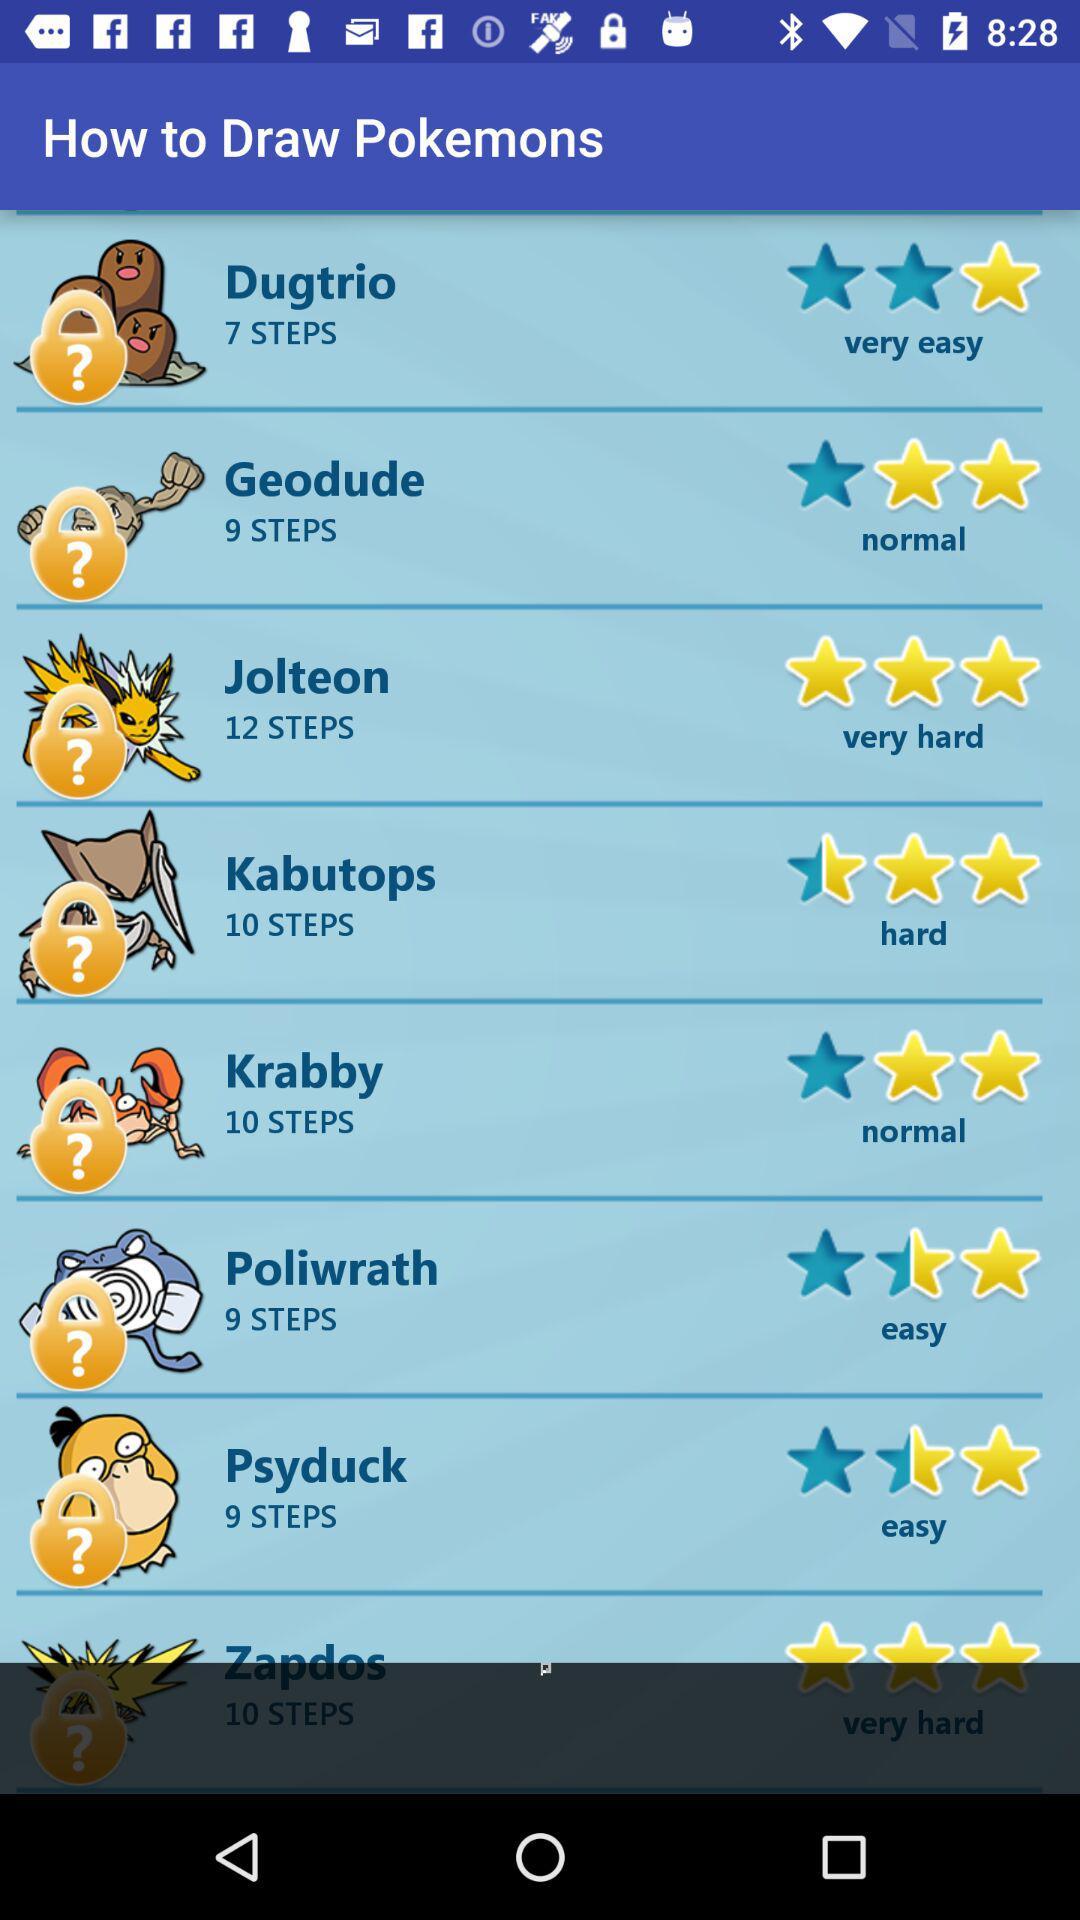 This screenshot has width=1080, height=1920. I want to click on the right above very hard  beside jolteon, so click(914, 668).